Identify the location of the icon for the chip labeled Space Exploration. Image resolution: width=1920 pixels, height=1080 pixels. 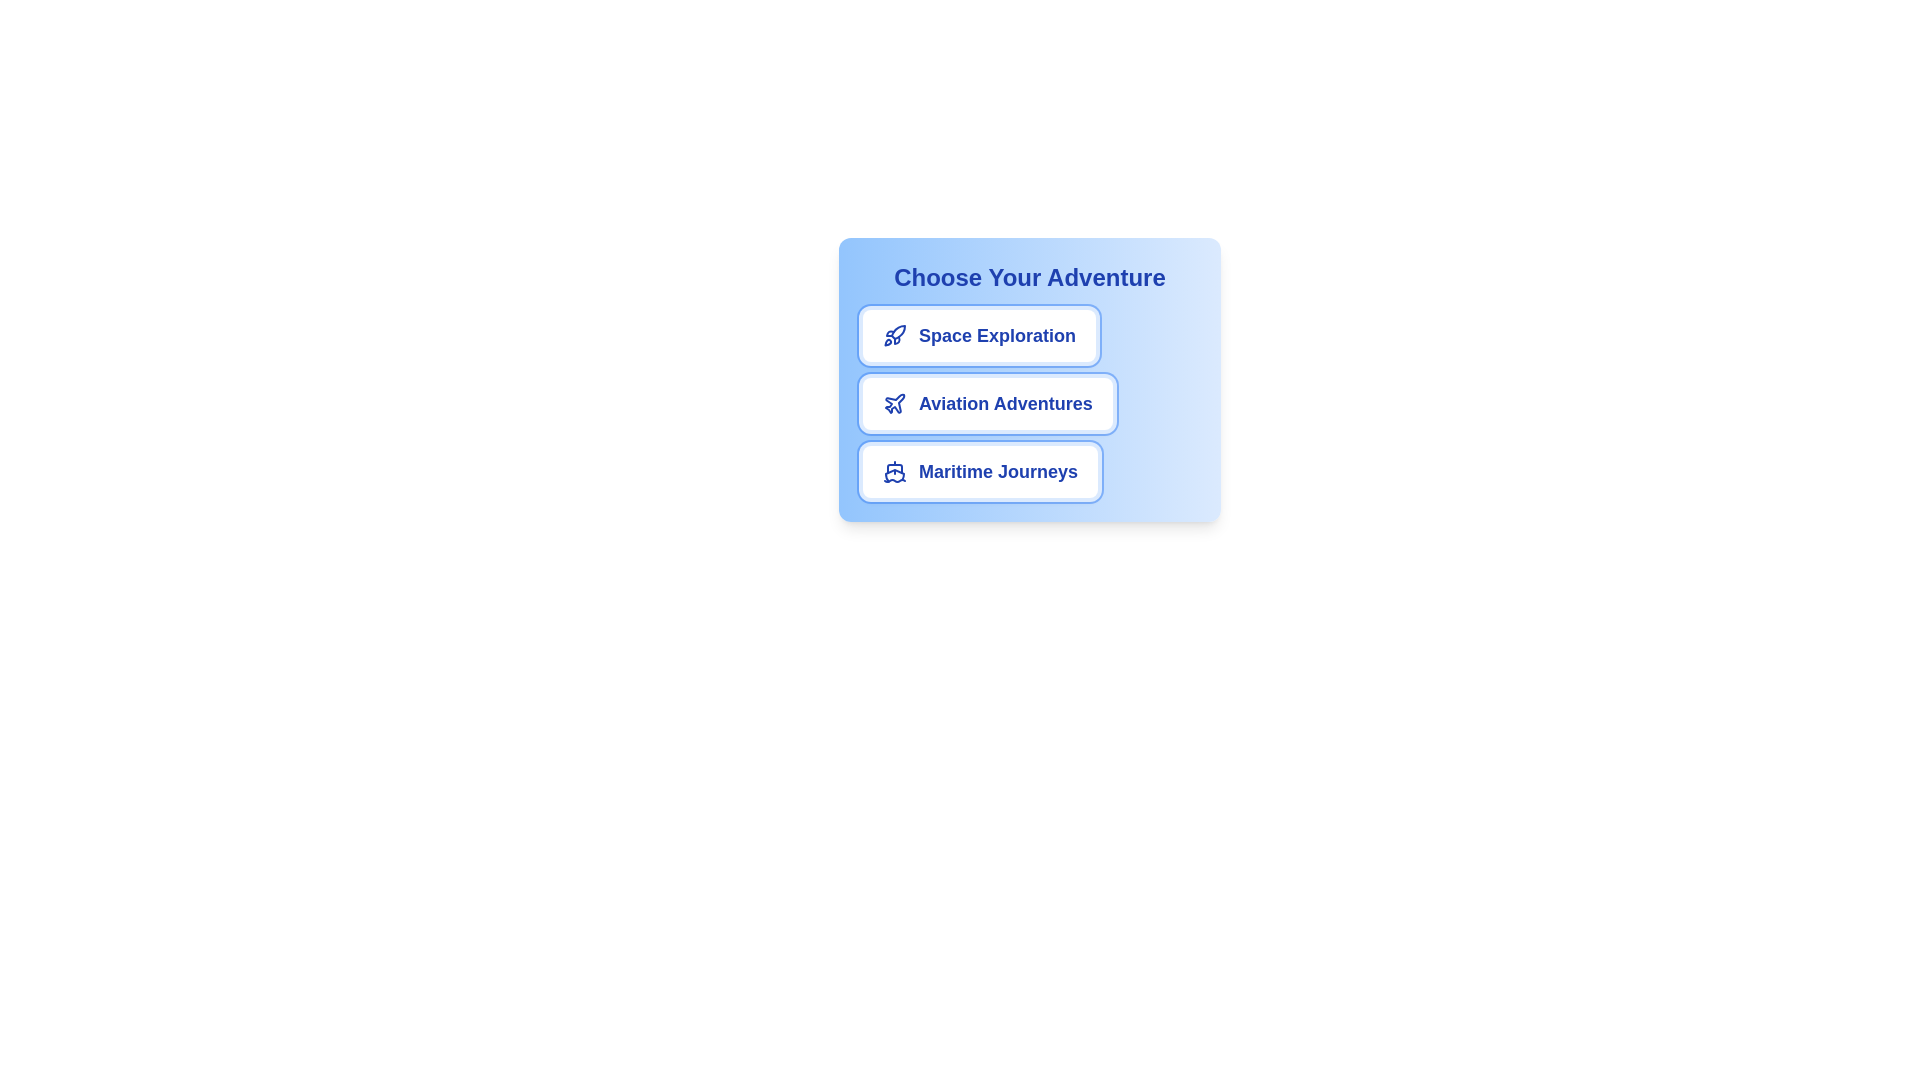
(893, 334).